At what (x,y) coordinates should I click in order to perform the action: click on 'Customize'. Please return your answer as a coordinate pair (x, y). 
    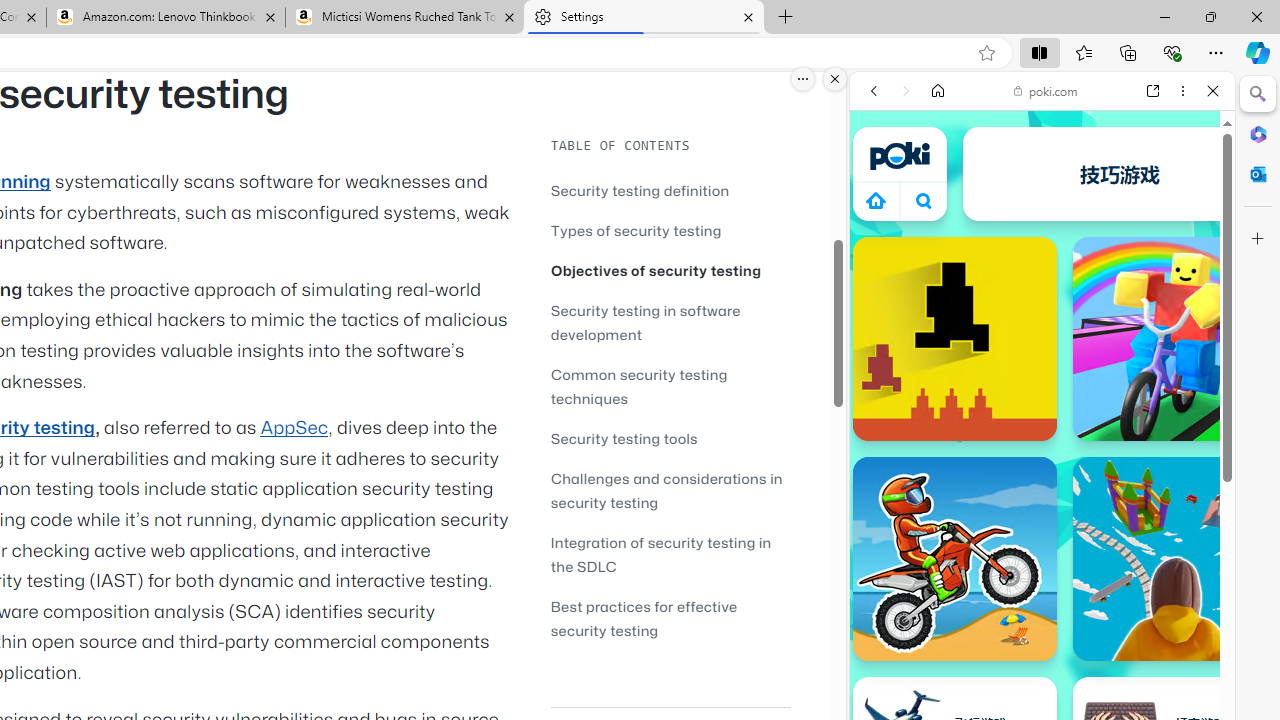
    Looking at the image, I should click on (1257, 238).